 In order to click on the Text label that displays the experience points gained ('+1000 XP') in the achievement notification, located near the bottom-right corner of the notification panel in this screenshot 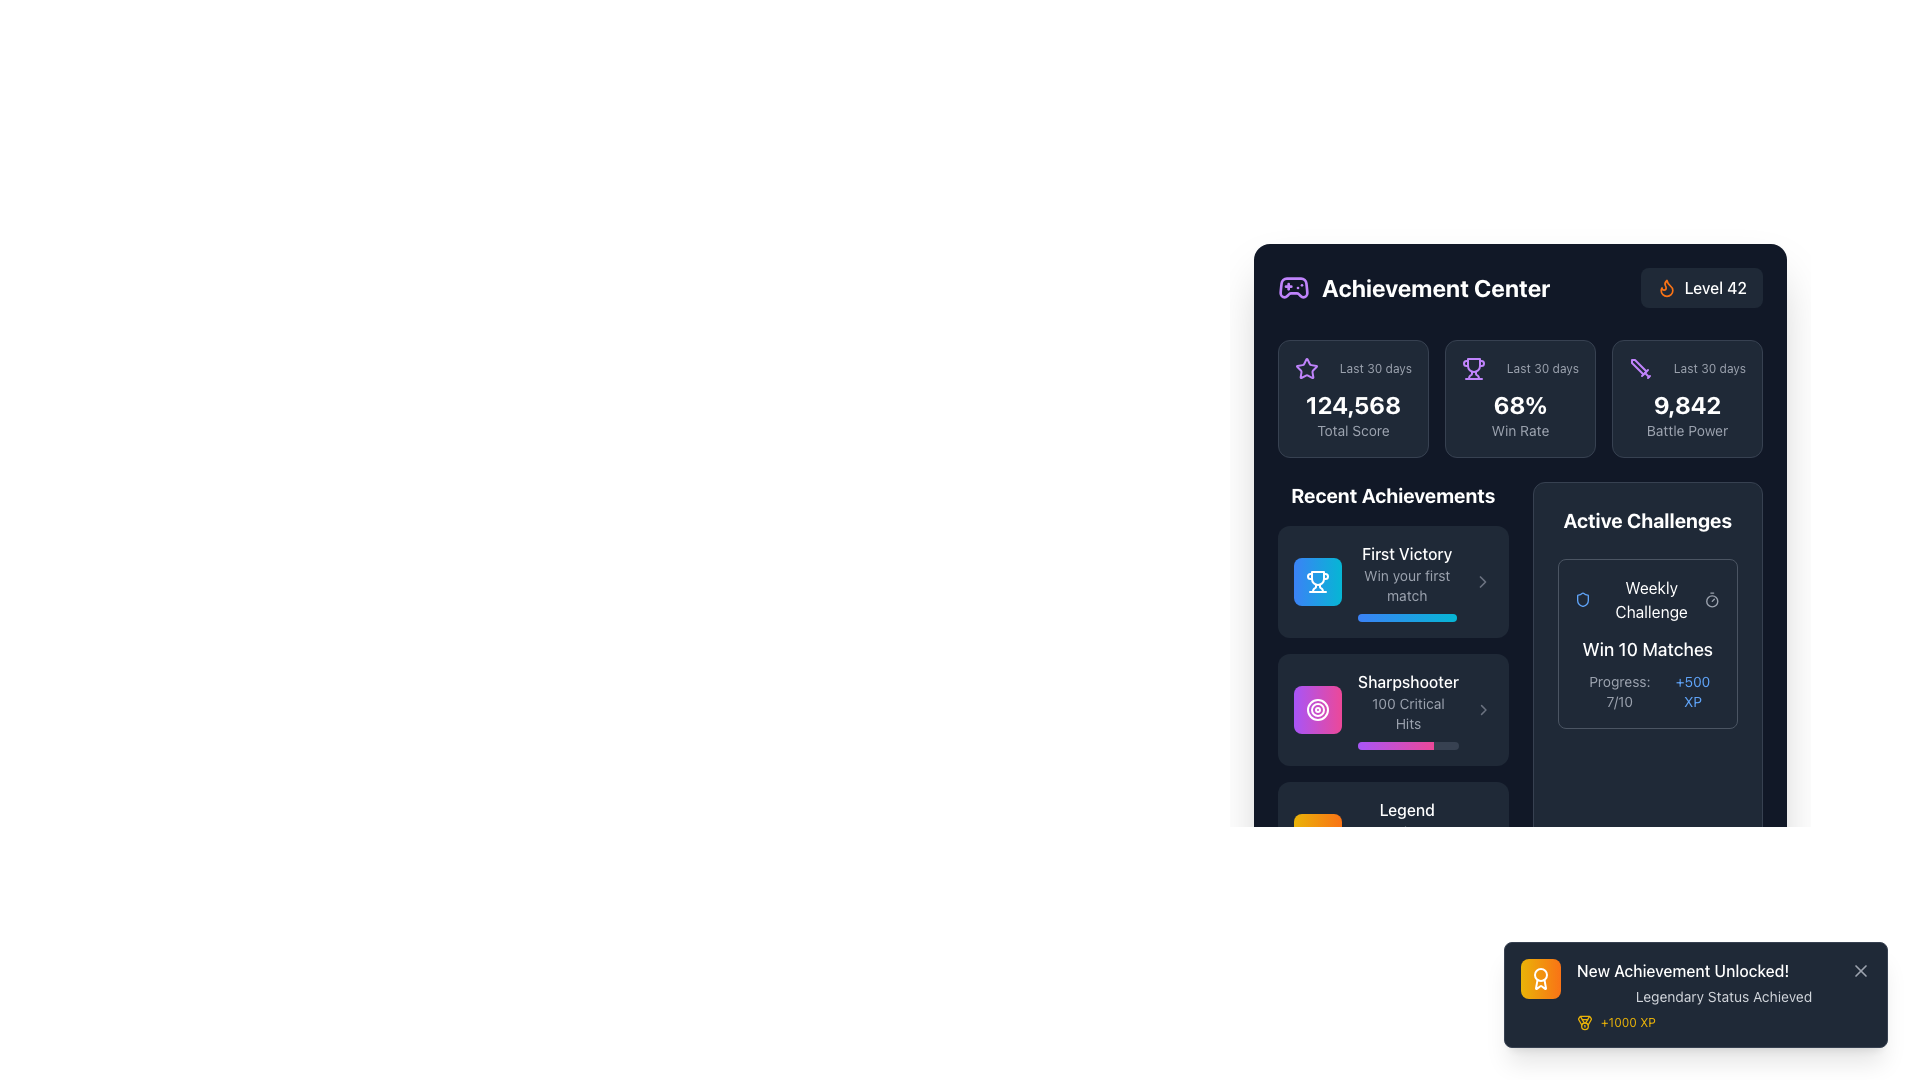, I will do `click(1628, 1022)`.